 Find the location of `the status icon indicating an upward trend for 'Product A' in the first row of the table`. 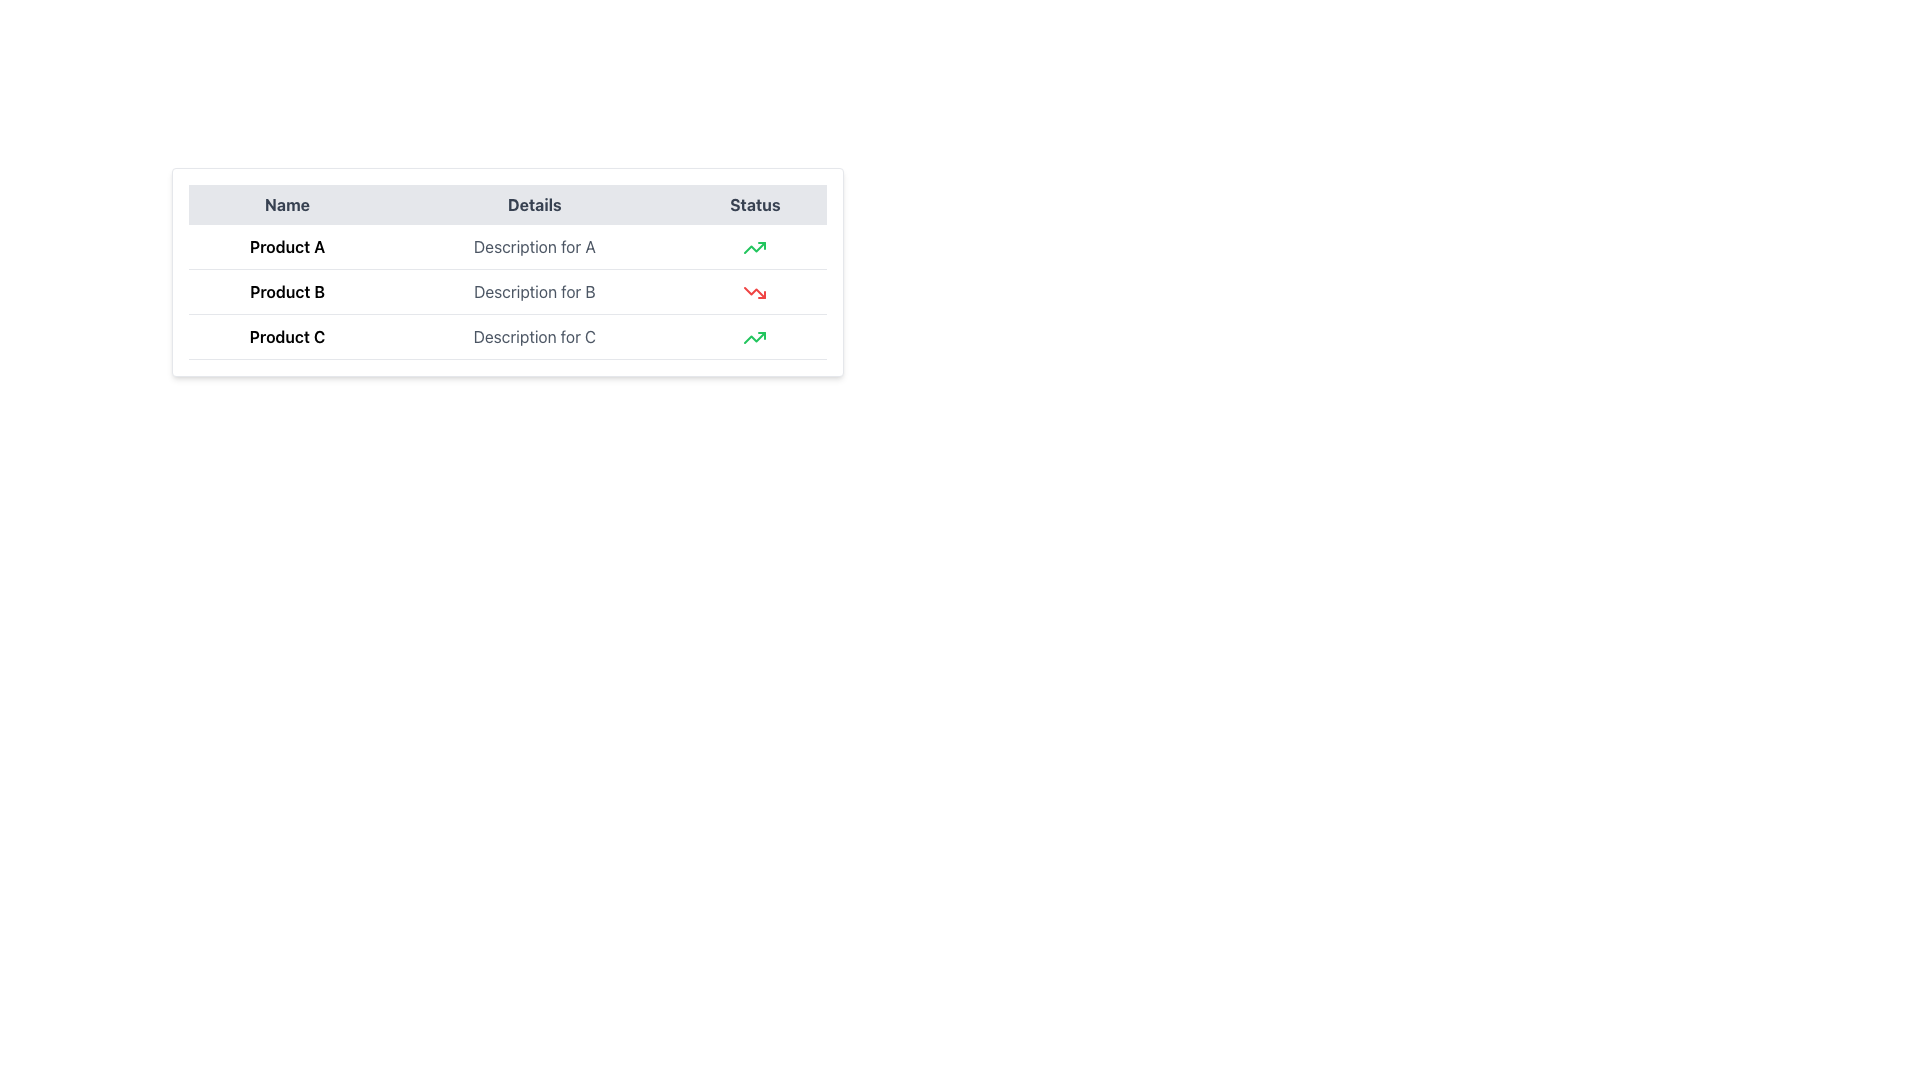

the status icon indicating an upward trend for 'Product A' in the first row of the table is located at coordinates (754, 246).